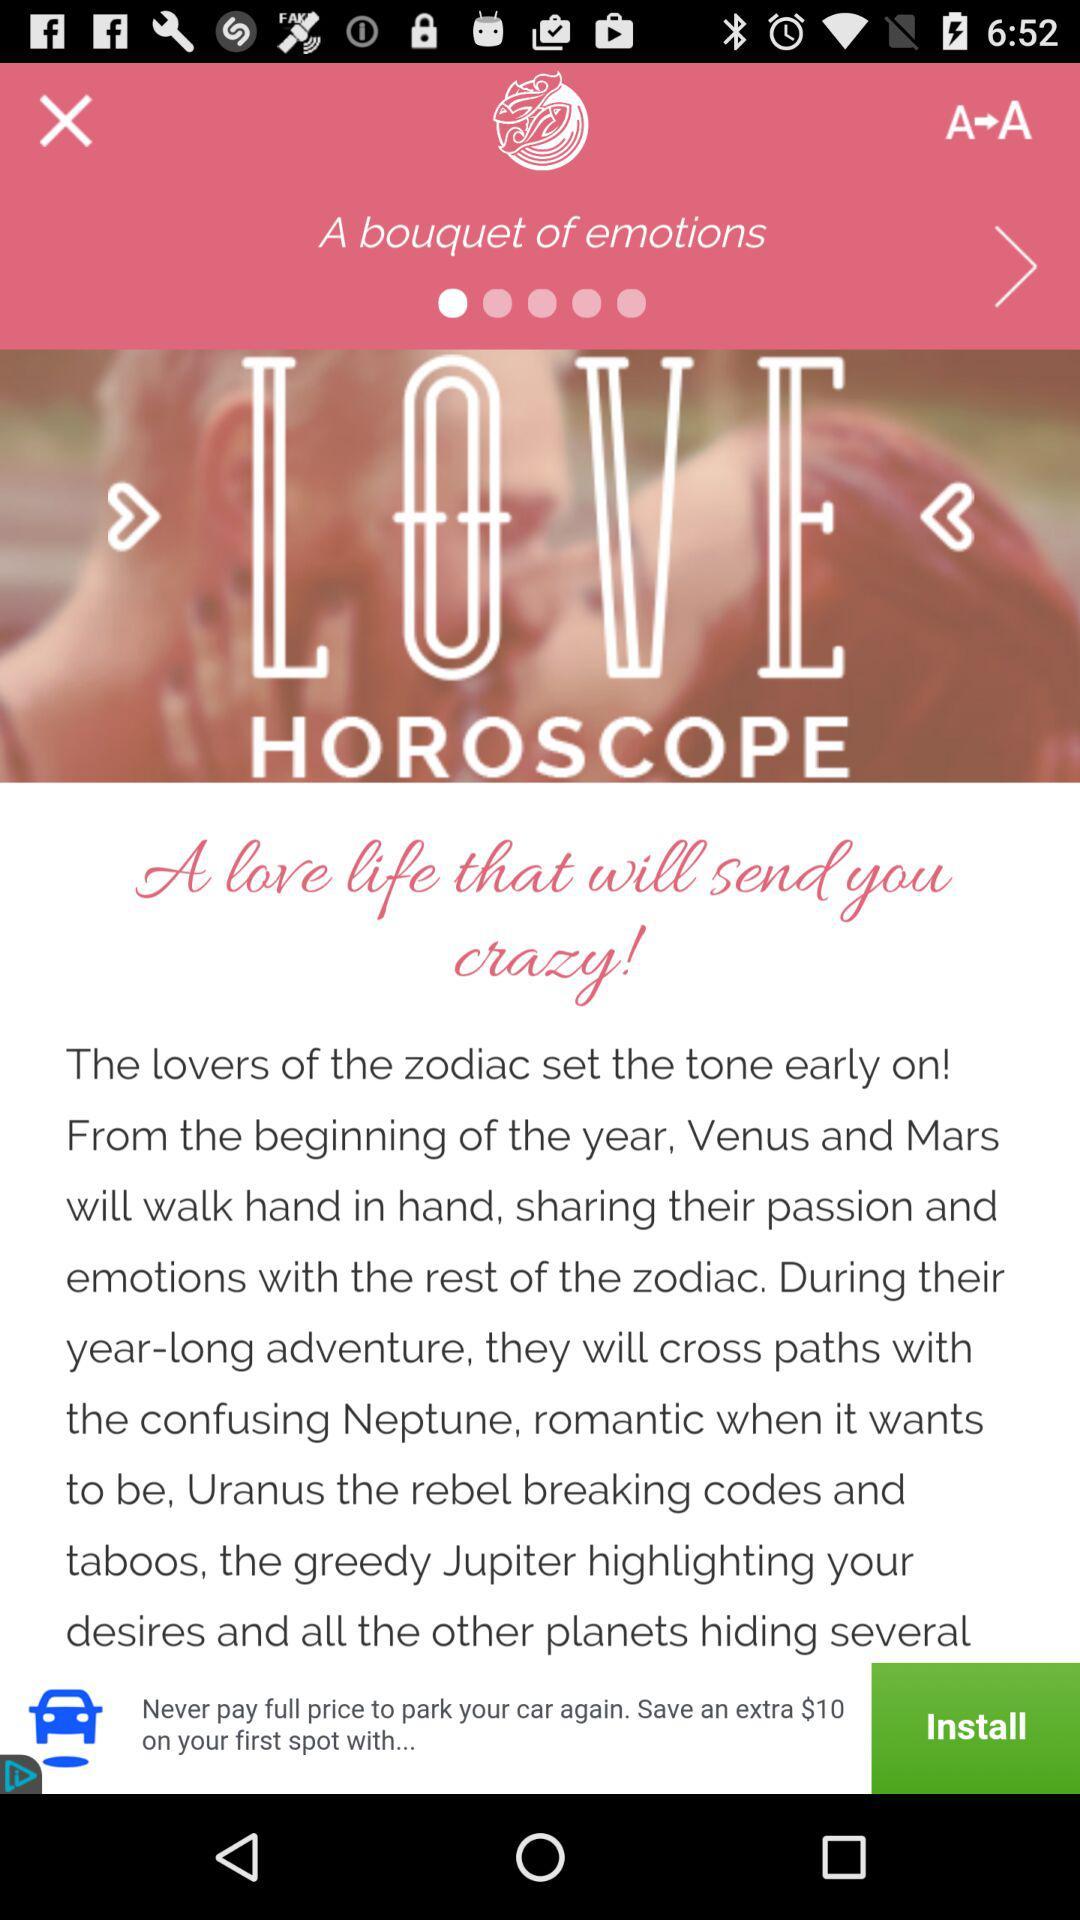  I want to click on advertisement page, so click(540, 862).